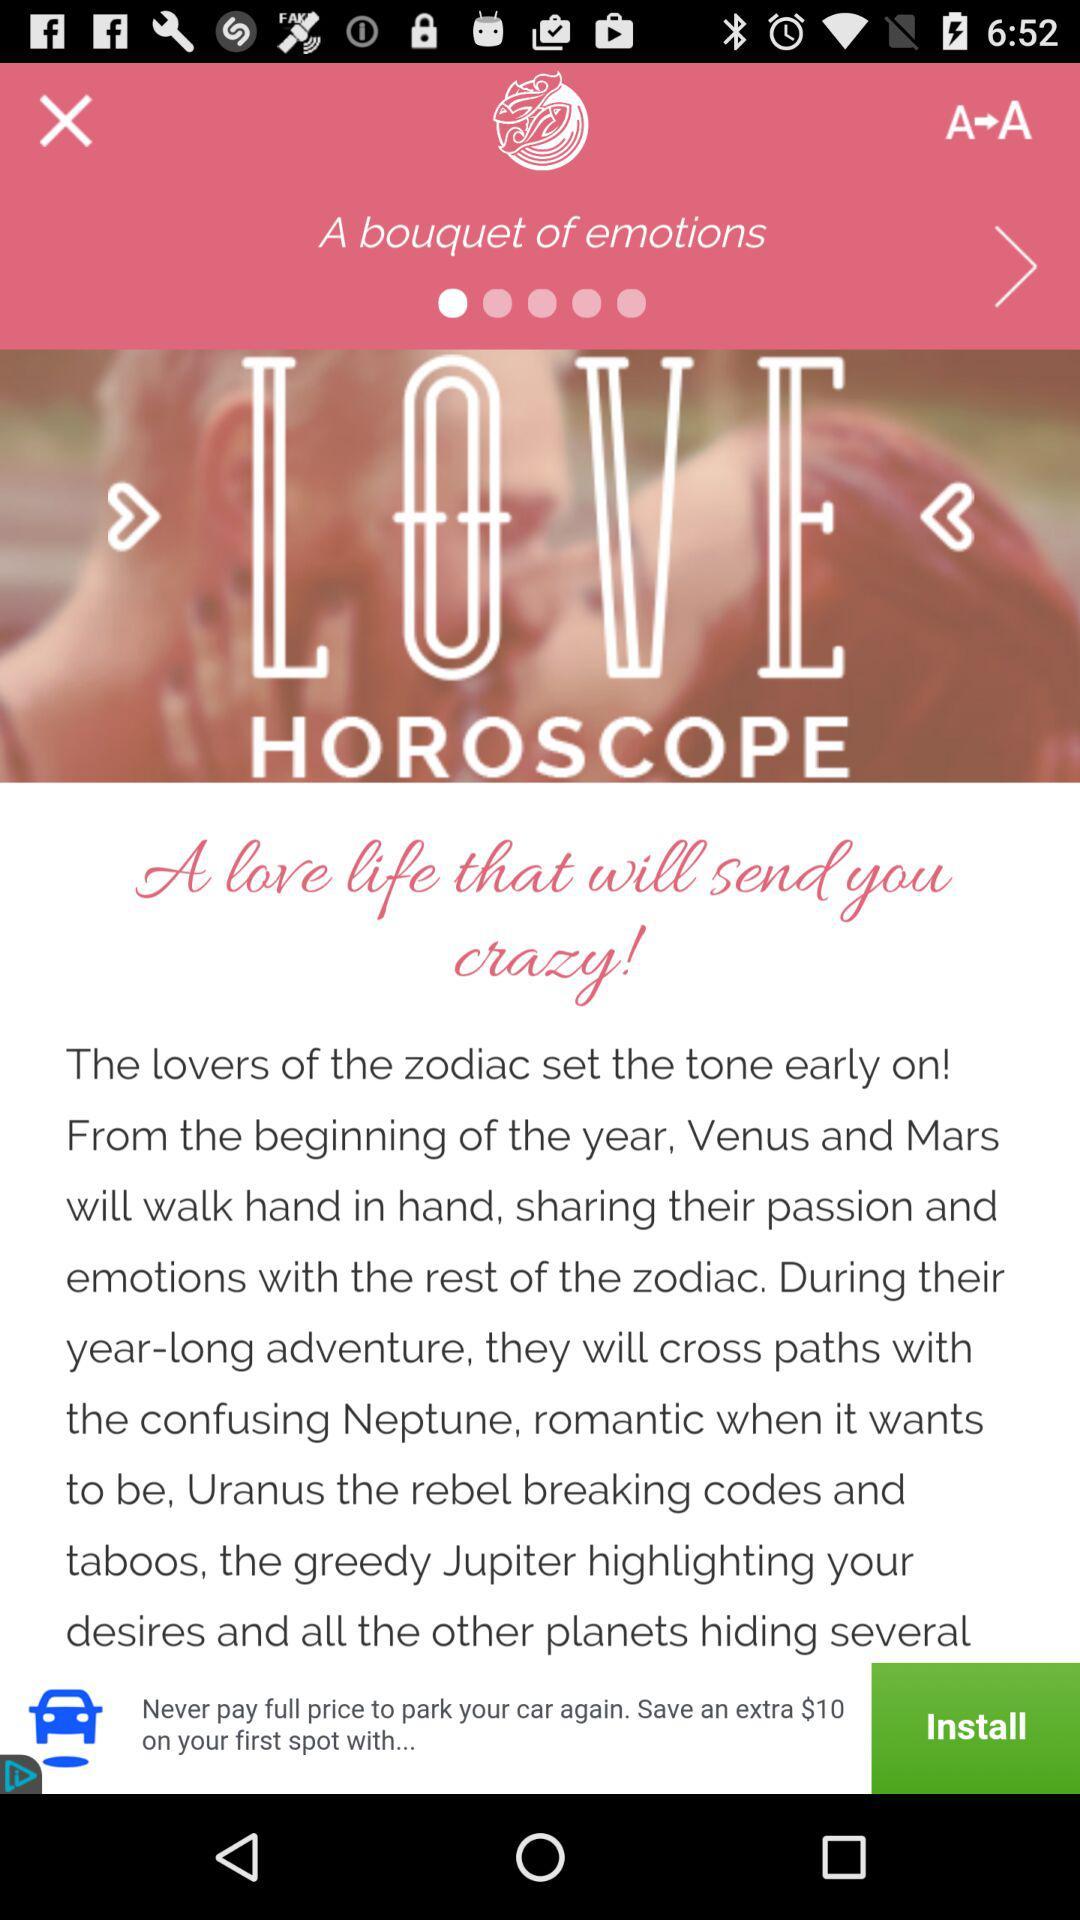  I want to click on advertisement page, so click(540, 862).